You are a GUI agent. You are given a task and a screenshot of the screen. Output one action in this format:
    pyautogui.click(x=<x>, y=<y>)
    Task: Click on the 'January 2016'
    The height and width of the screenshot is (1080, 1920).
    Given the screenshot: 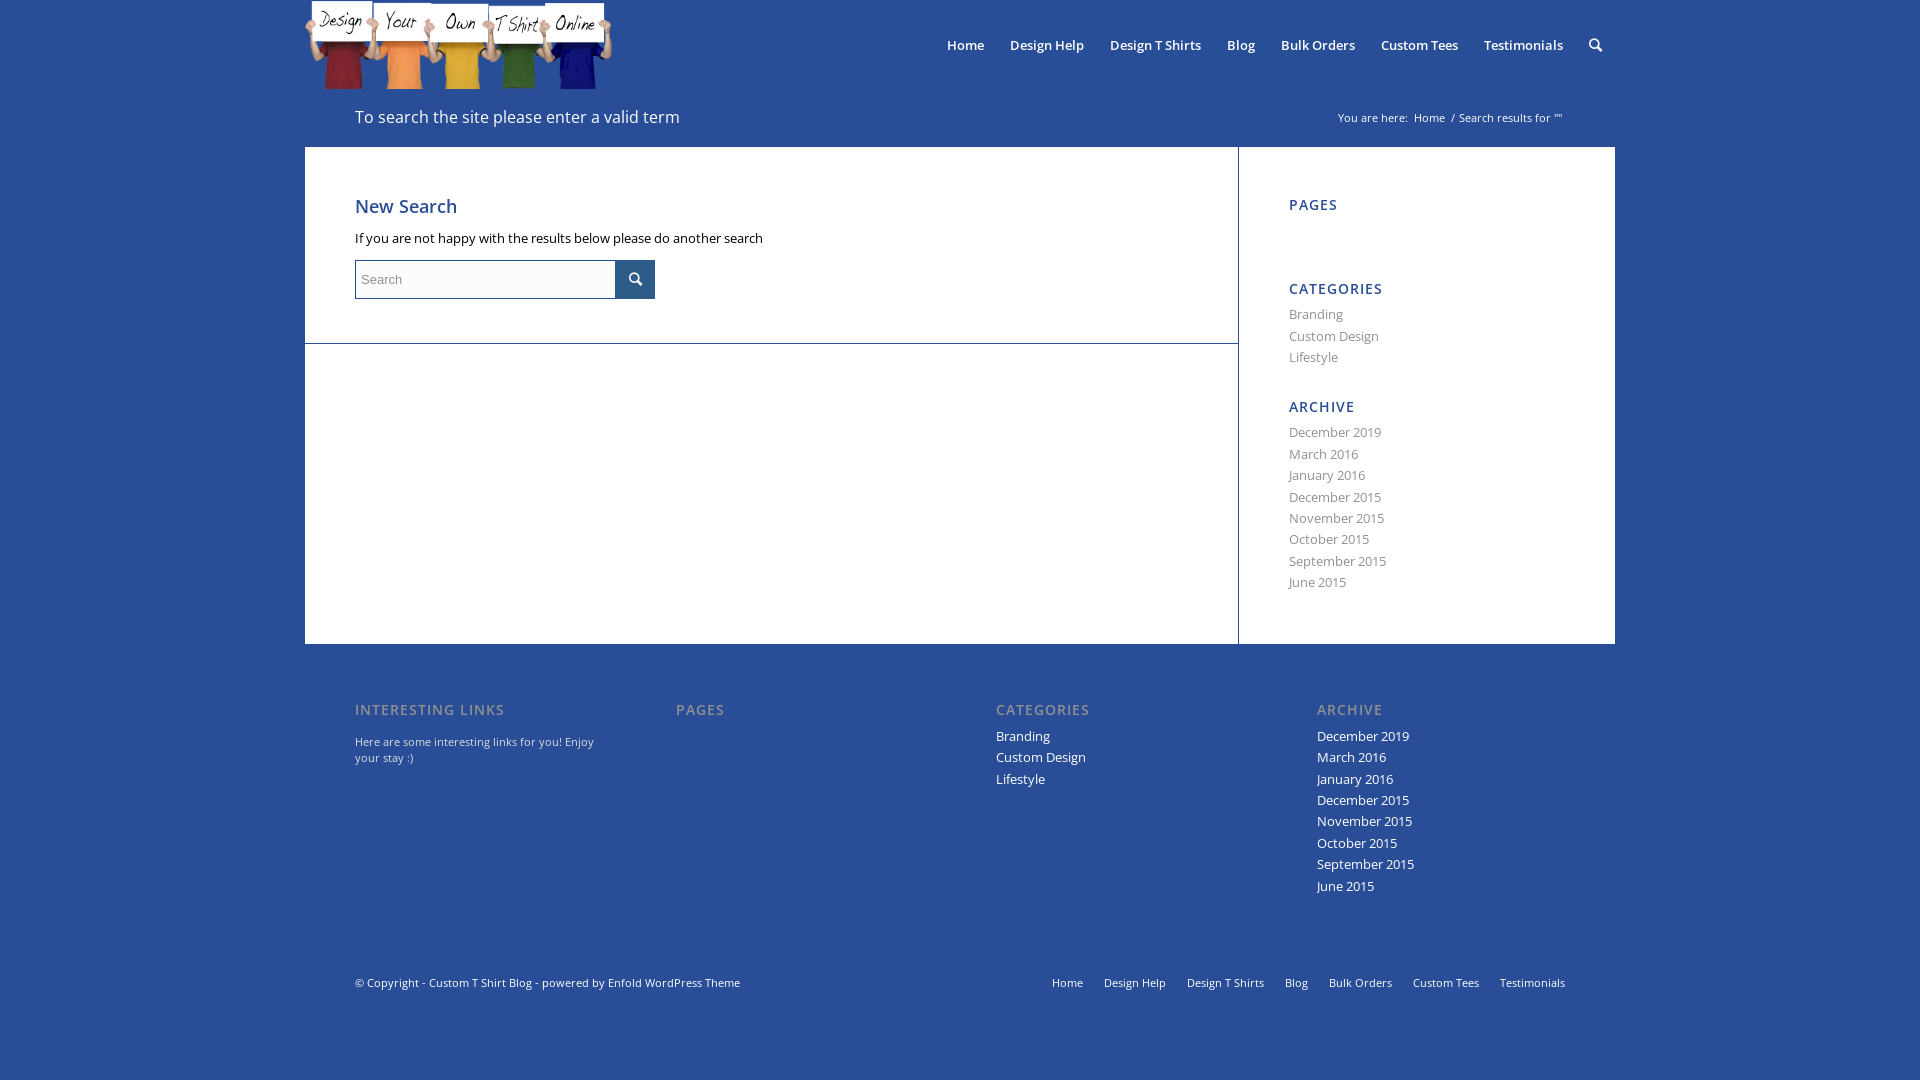 What is the action you would take?
    pyautogui.click(x=1354, y=778)
    